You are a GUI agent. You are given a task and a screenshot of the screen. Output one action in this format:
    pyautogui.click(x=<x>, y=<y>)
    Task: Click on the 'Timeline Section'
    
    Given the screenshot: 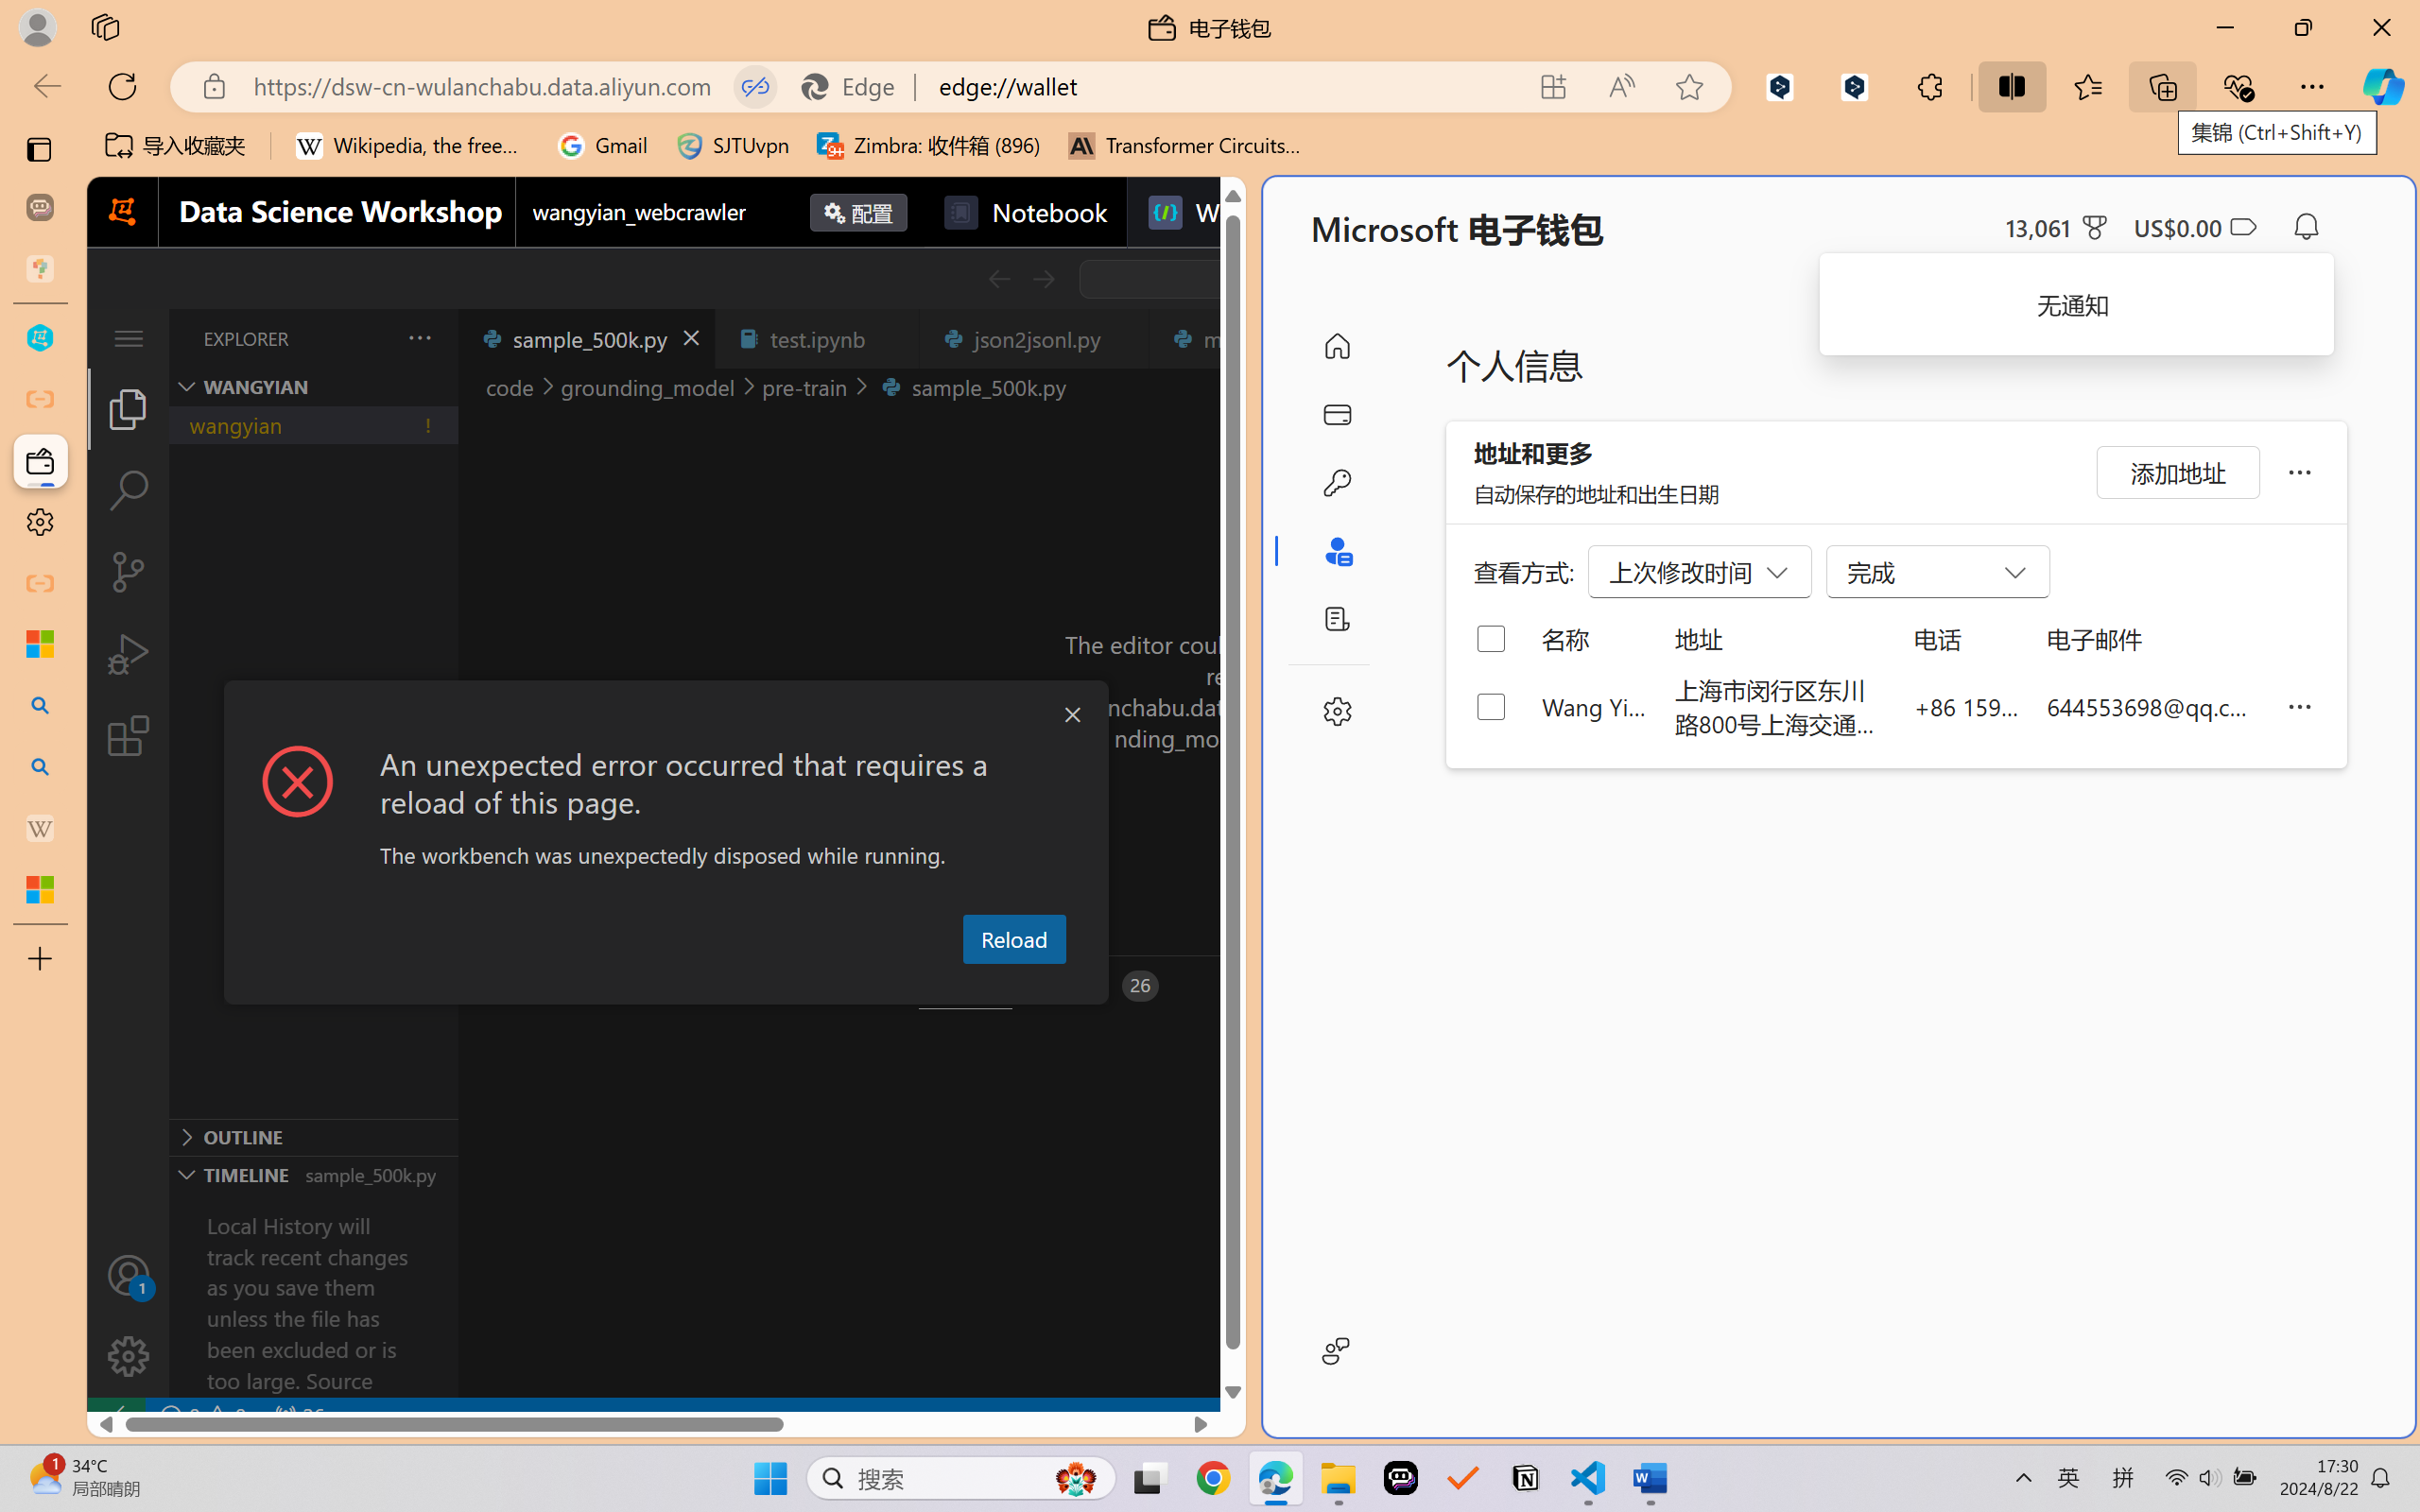 What is the action you would take?
    pyautogui.click(x=313, y=1174)
    